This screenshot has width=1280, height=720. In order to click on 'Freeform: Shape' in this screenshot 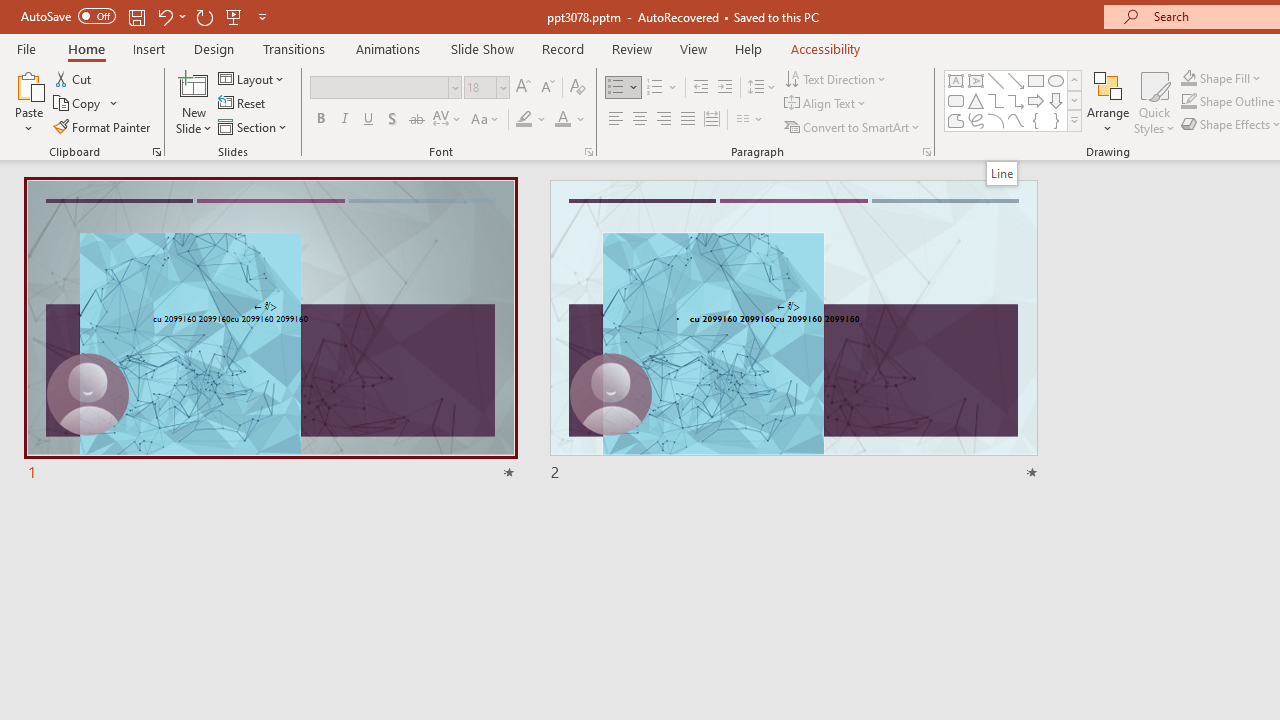, I will do `click(955, 120)`.